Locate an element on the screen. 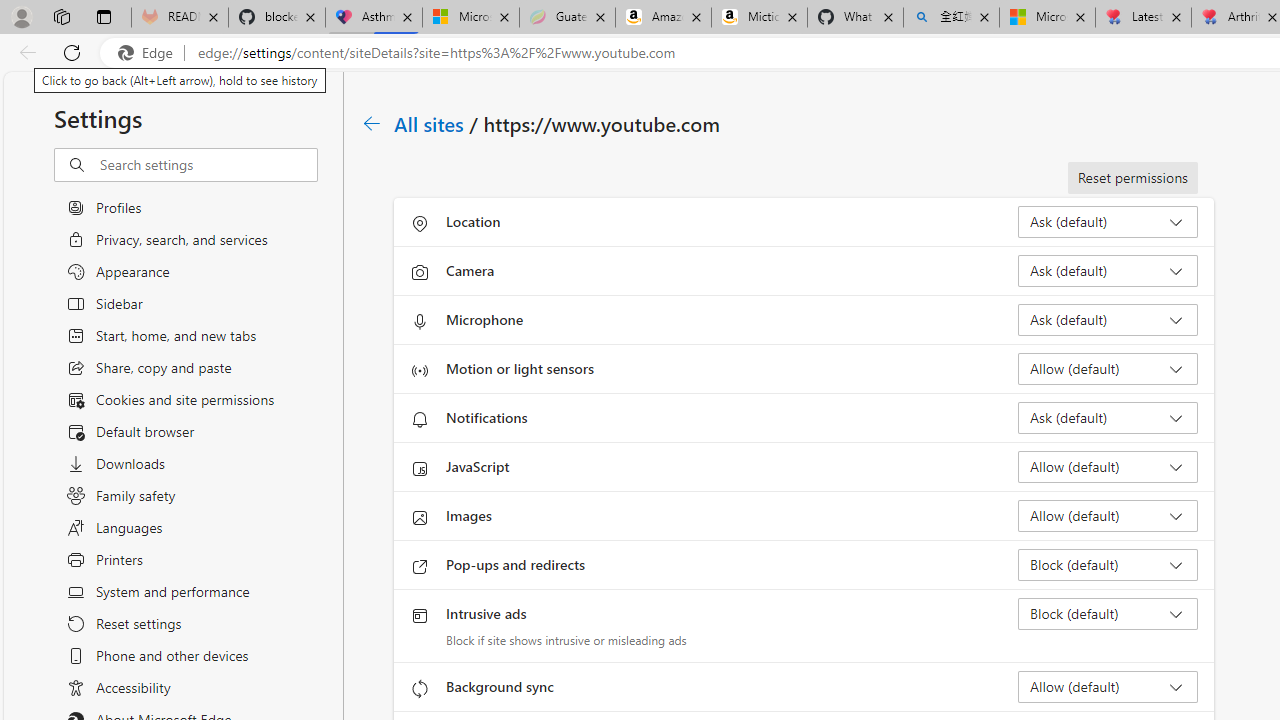 The height and width of the screenshot is (720, 1280). 'Images Allow (default)' is located at coordinates (1106, 514).